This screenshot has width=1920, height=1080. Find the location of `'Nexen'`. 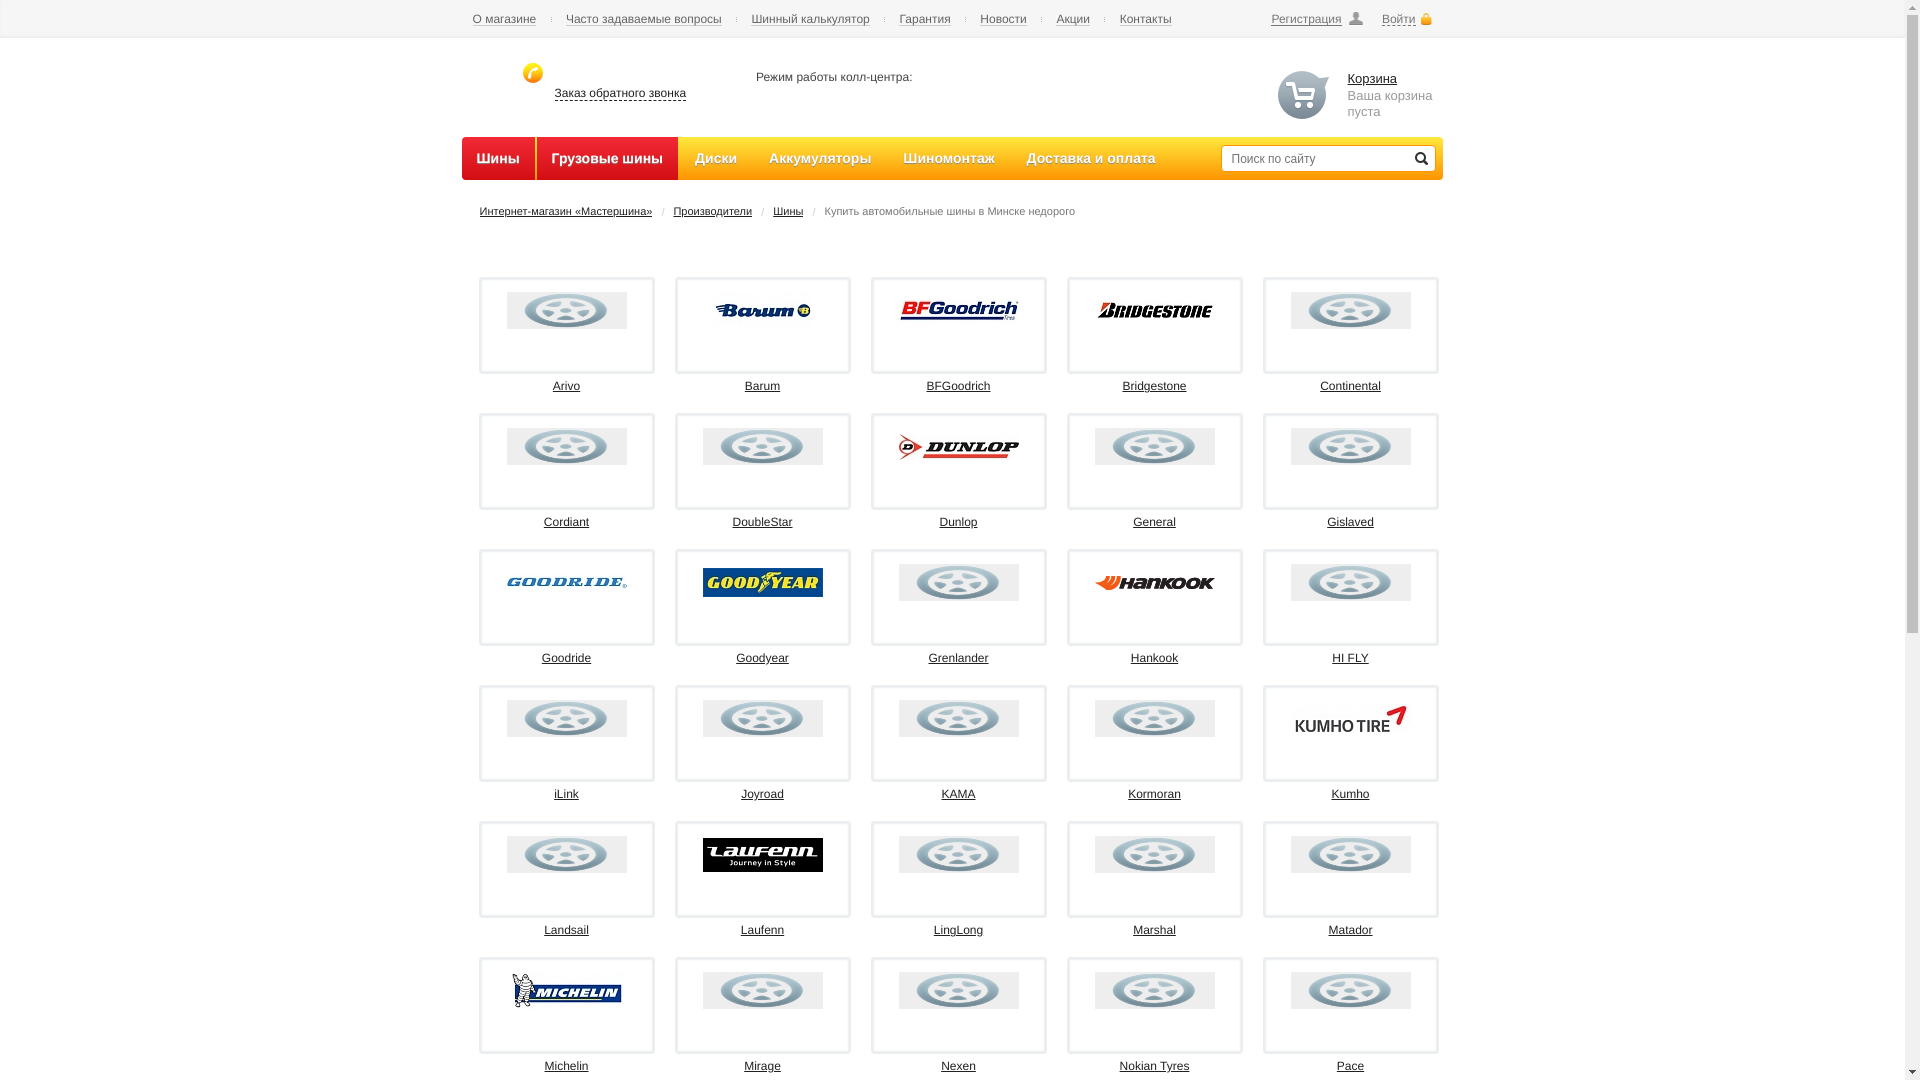

'Nexen' is located at coordinates (957, 990).